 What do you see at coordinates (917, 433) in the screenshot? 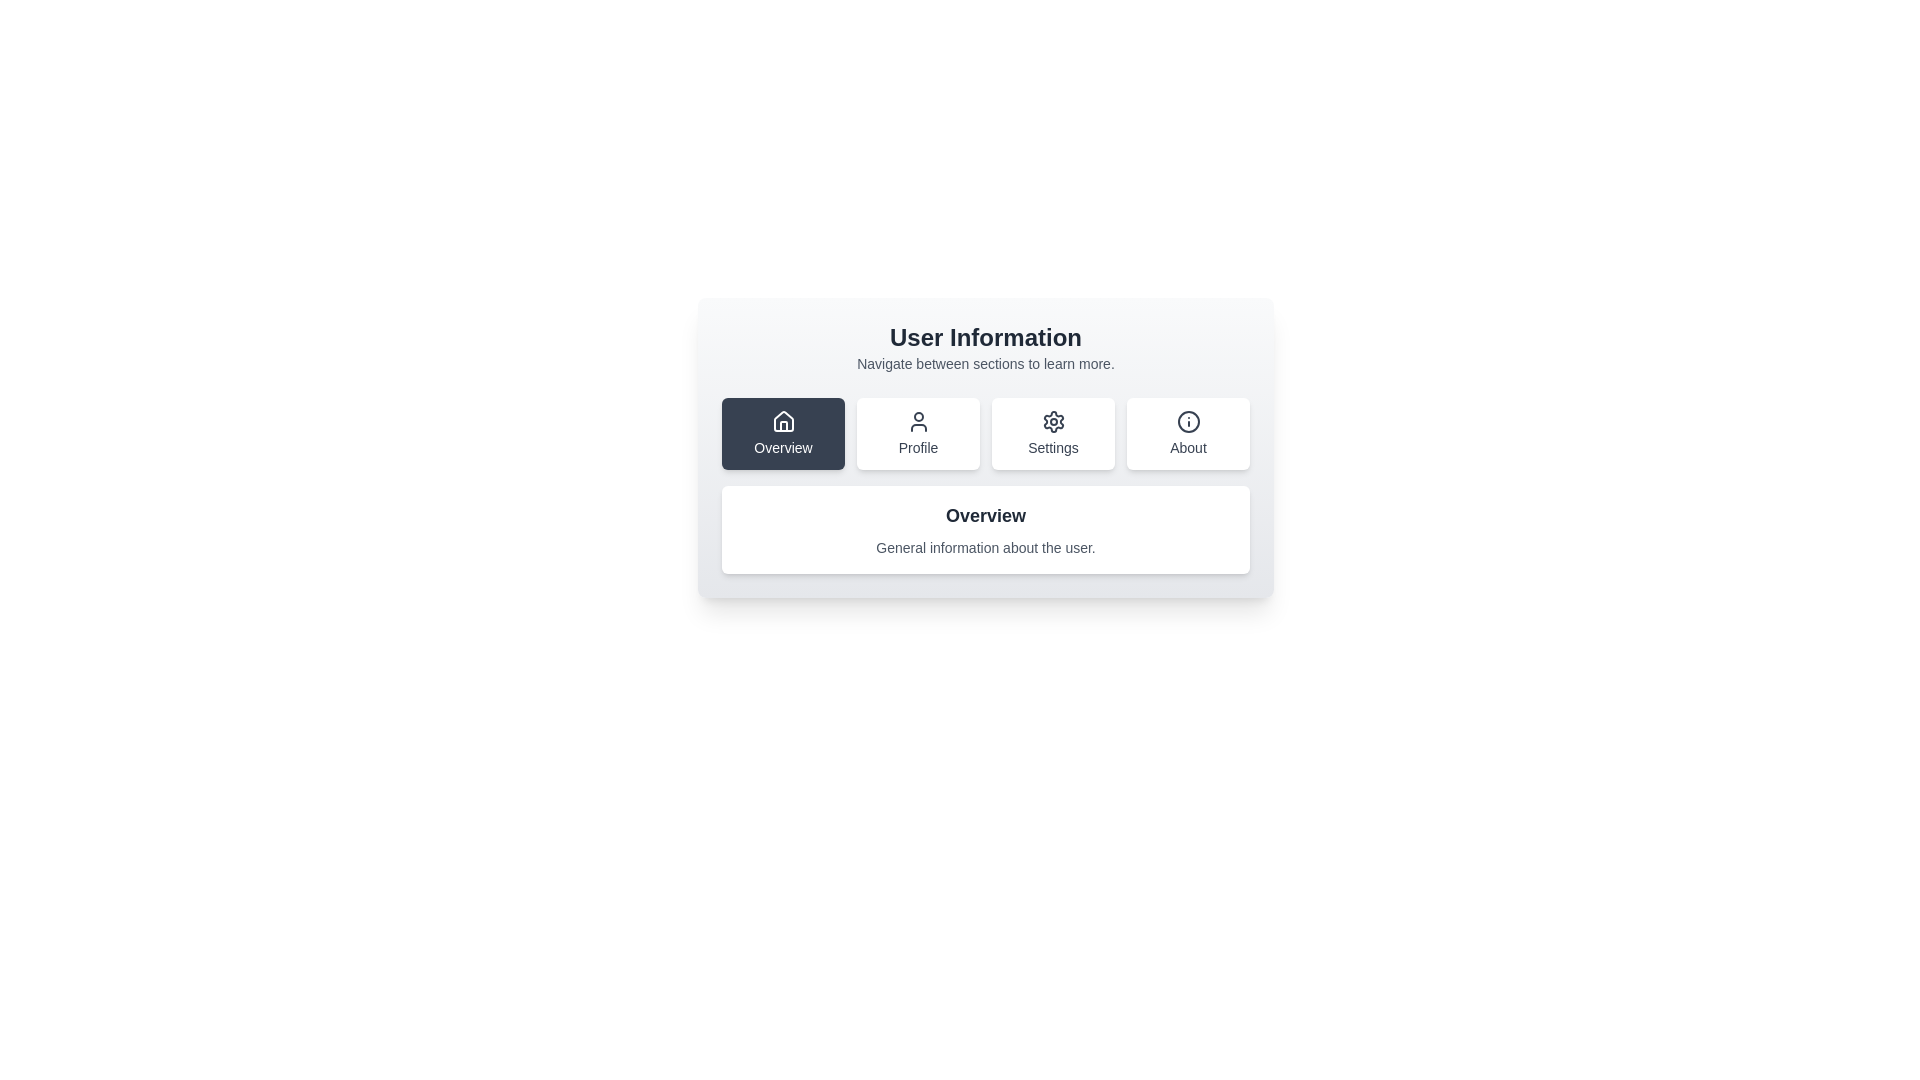
I see `the 'Profile' button, which is a rectangular UI element with a white background, rounded corners, and contains a human outline icon above the text 'Profile'` at bounding box center [917, 433].